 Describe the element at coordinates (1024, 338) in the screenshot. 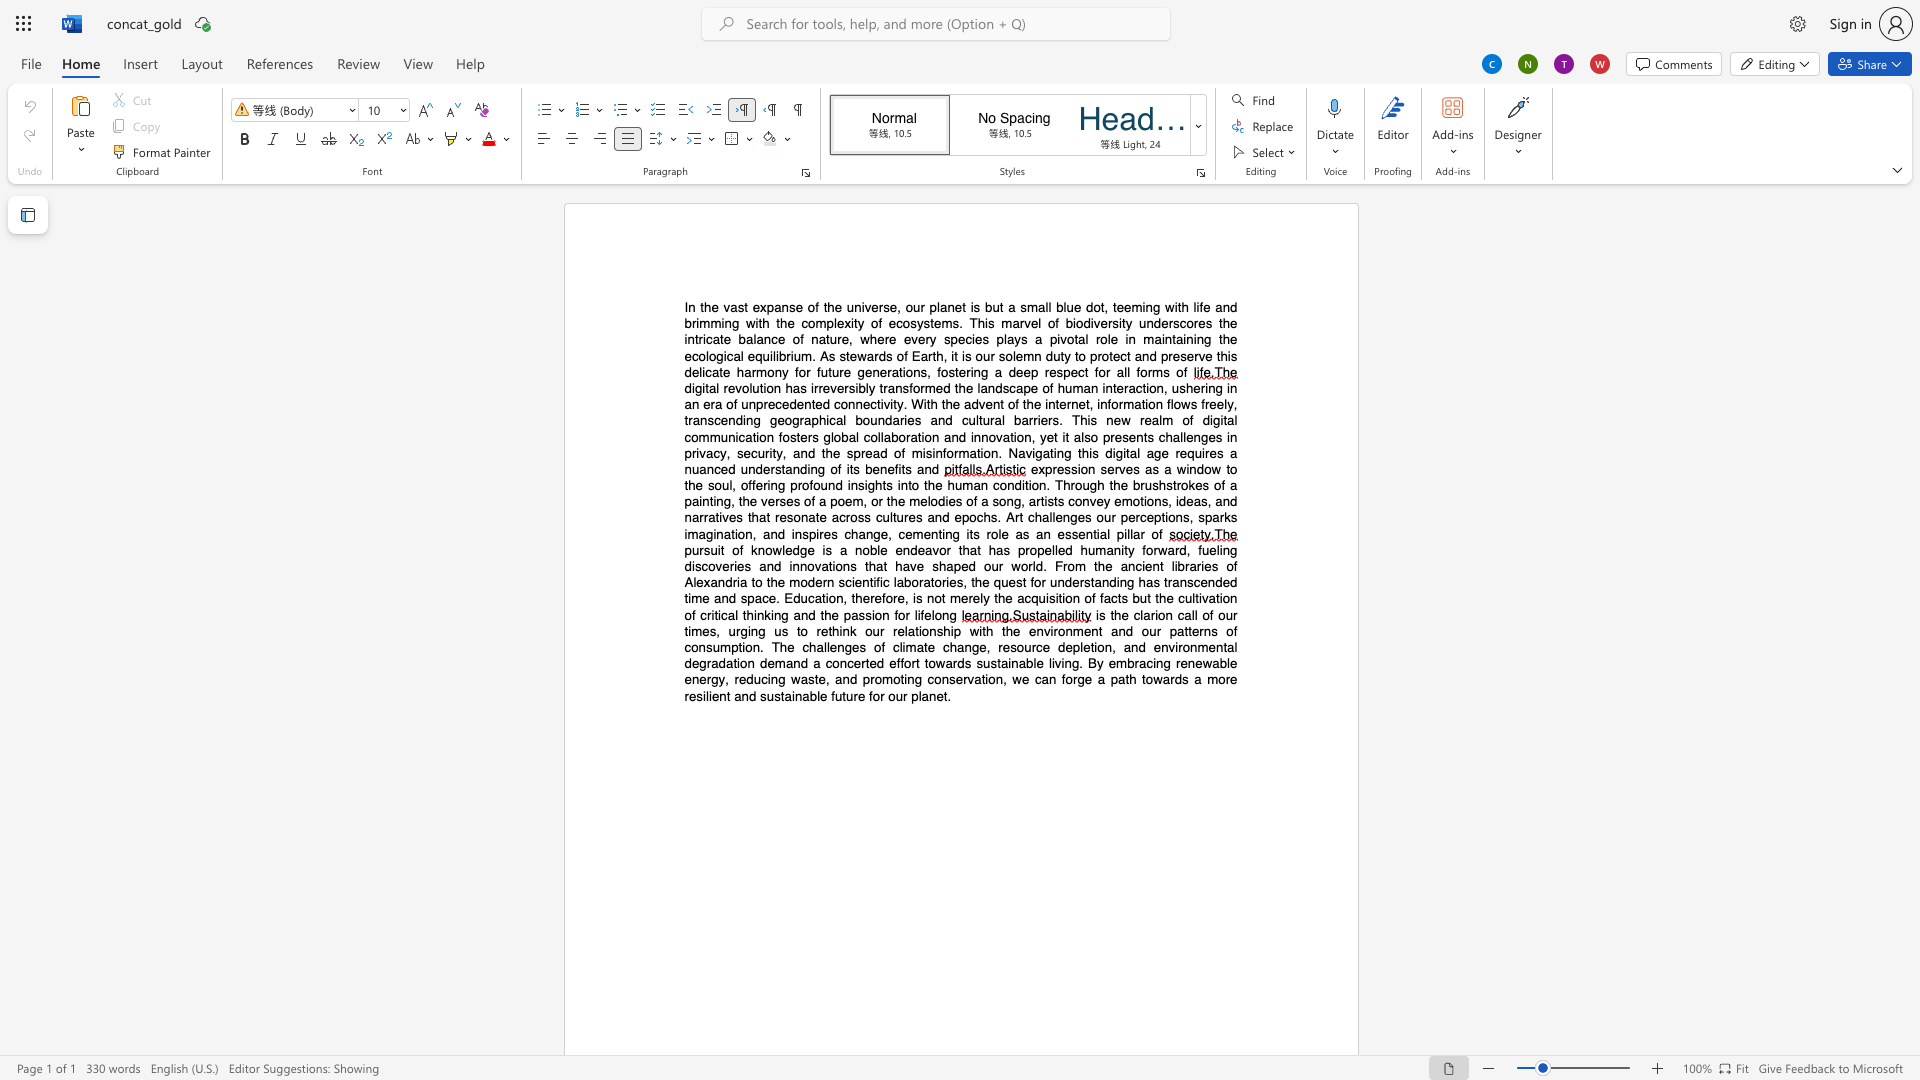

I see `the 15th character "s" in the text` at that location.